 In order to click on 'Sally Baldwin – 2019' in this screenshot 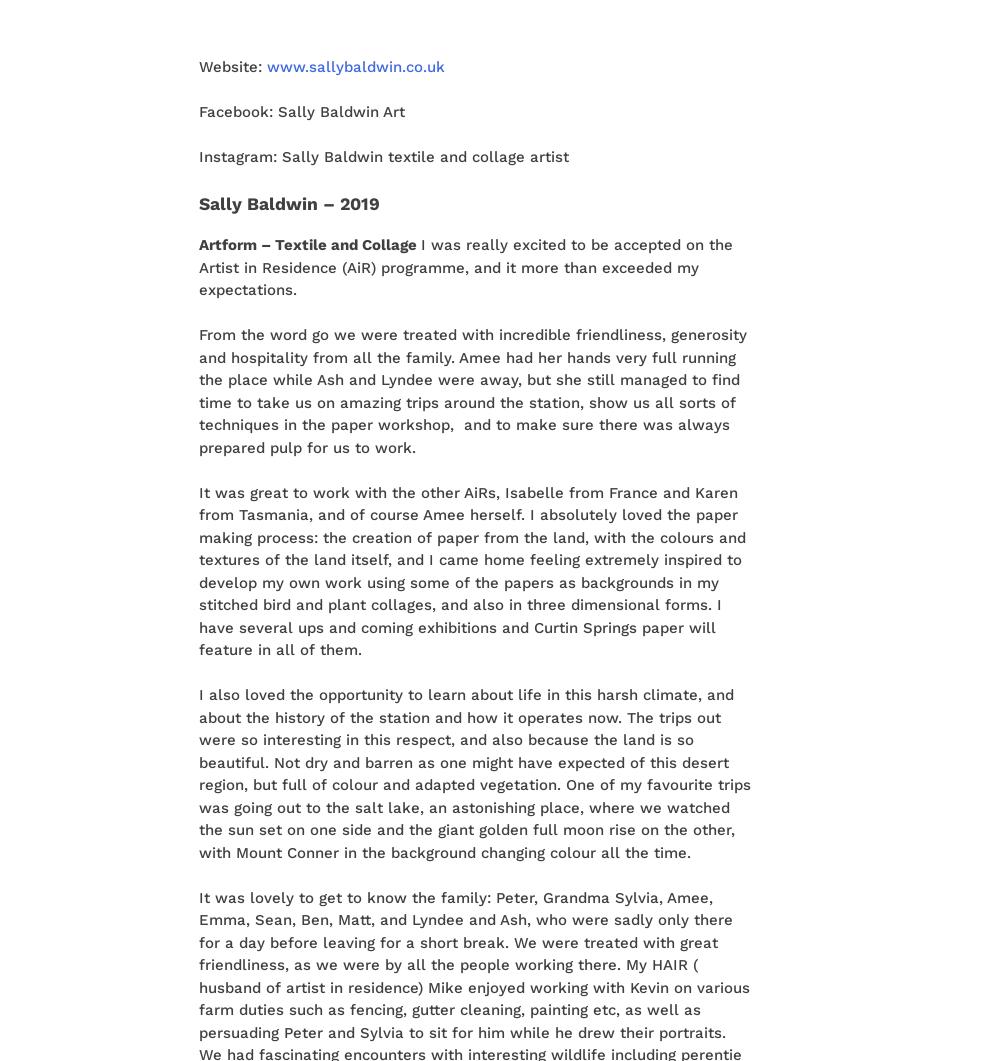, I will do `click(197, 201)`.